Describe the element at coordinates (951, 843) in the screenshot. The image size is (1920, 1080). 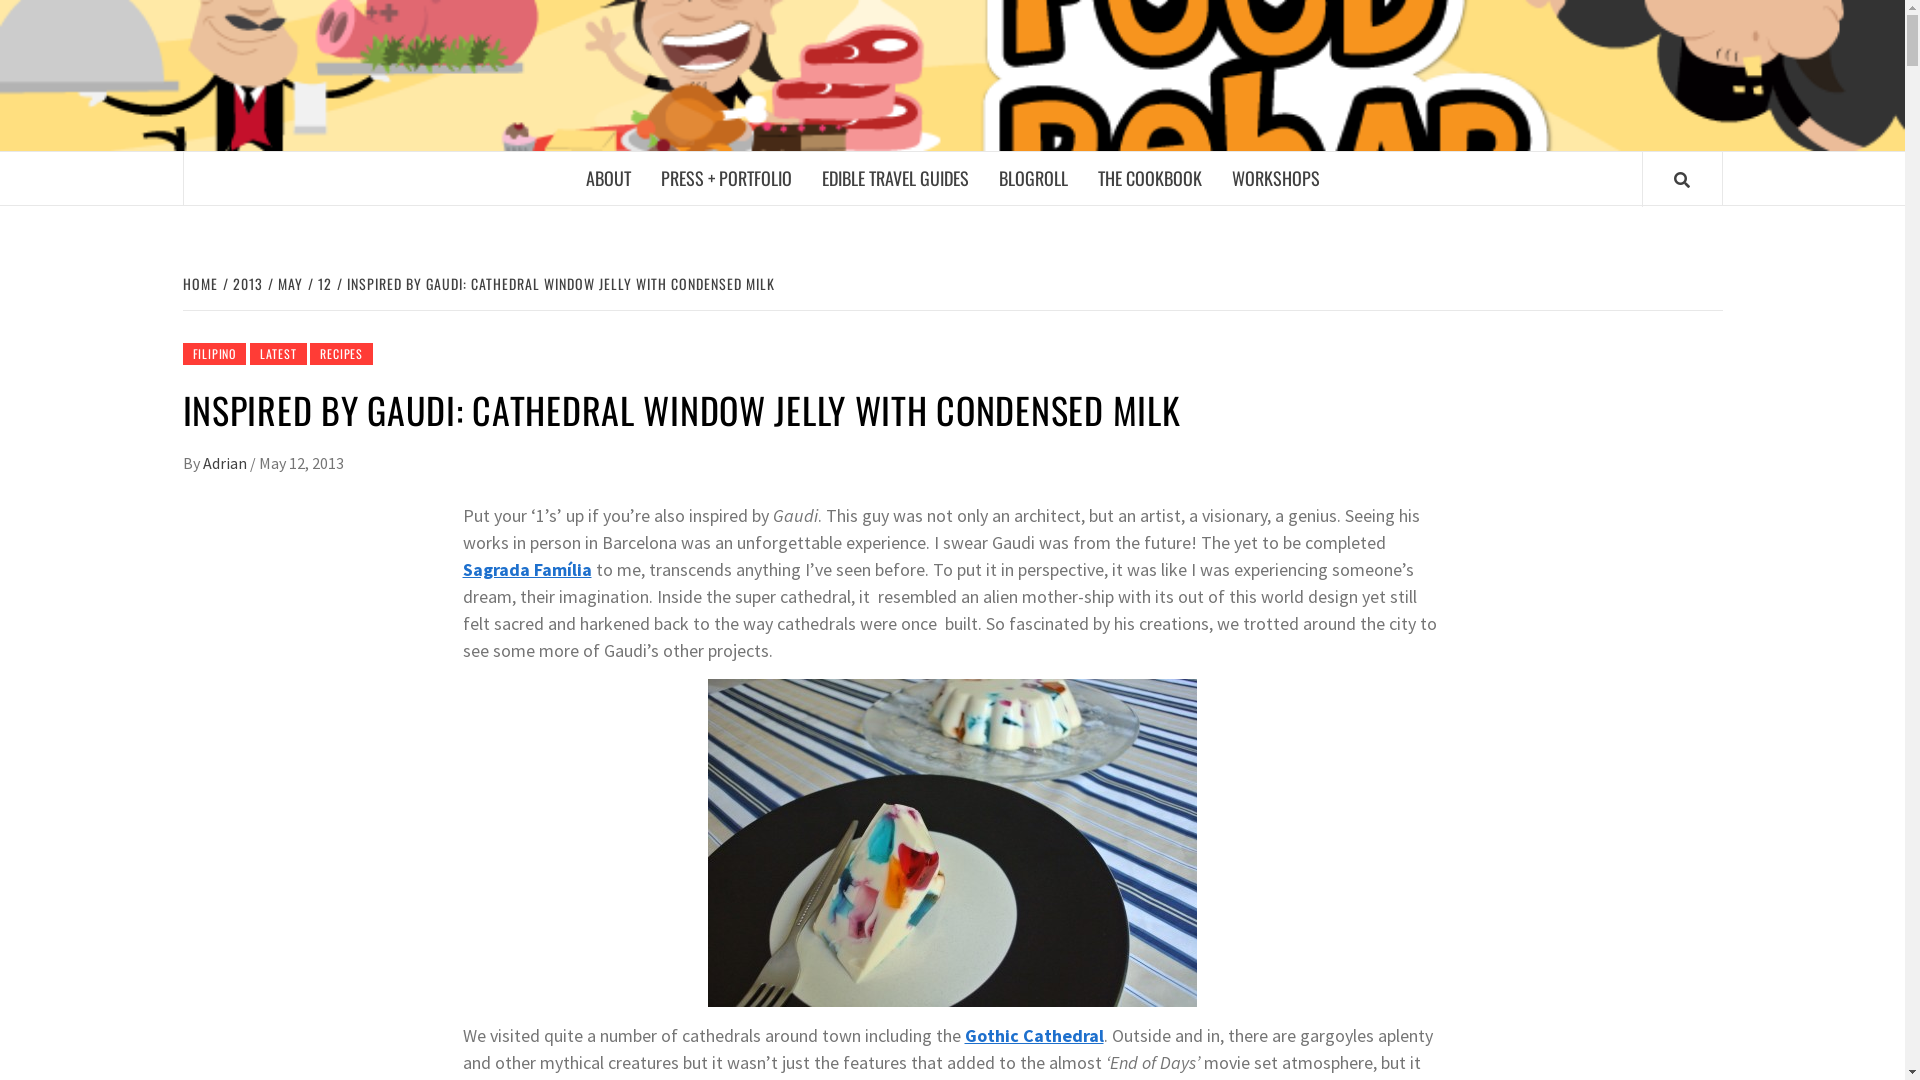
I see `'cathedral window jelly recipe'` at that location.